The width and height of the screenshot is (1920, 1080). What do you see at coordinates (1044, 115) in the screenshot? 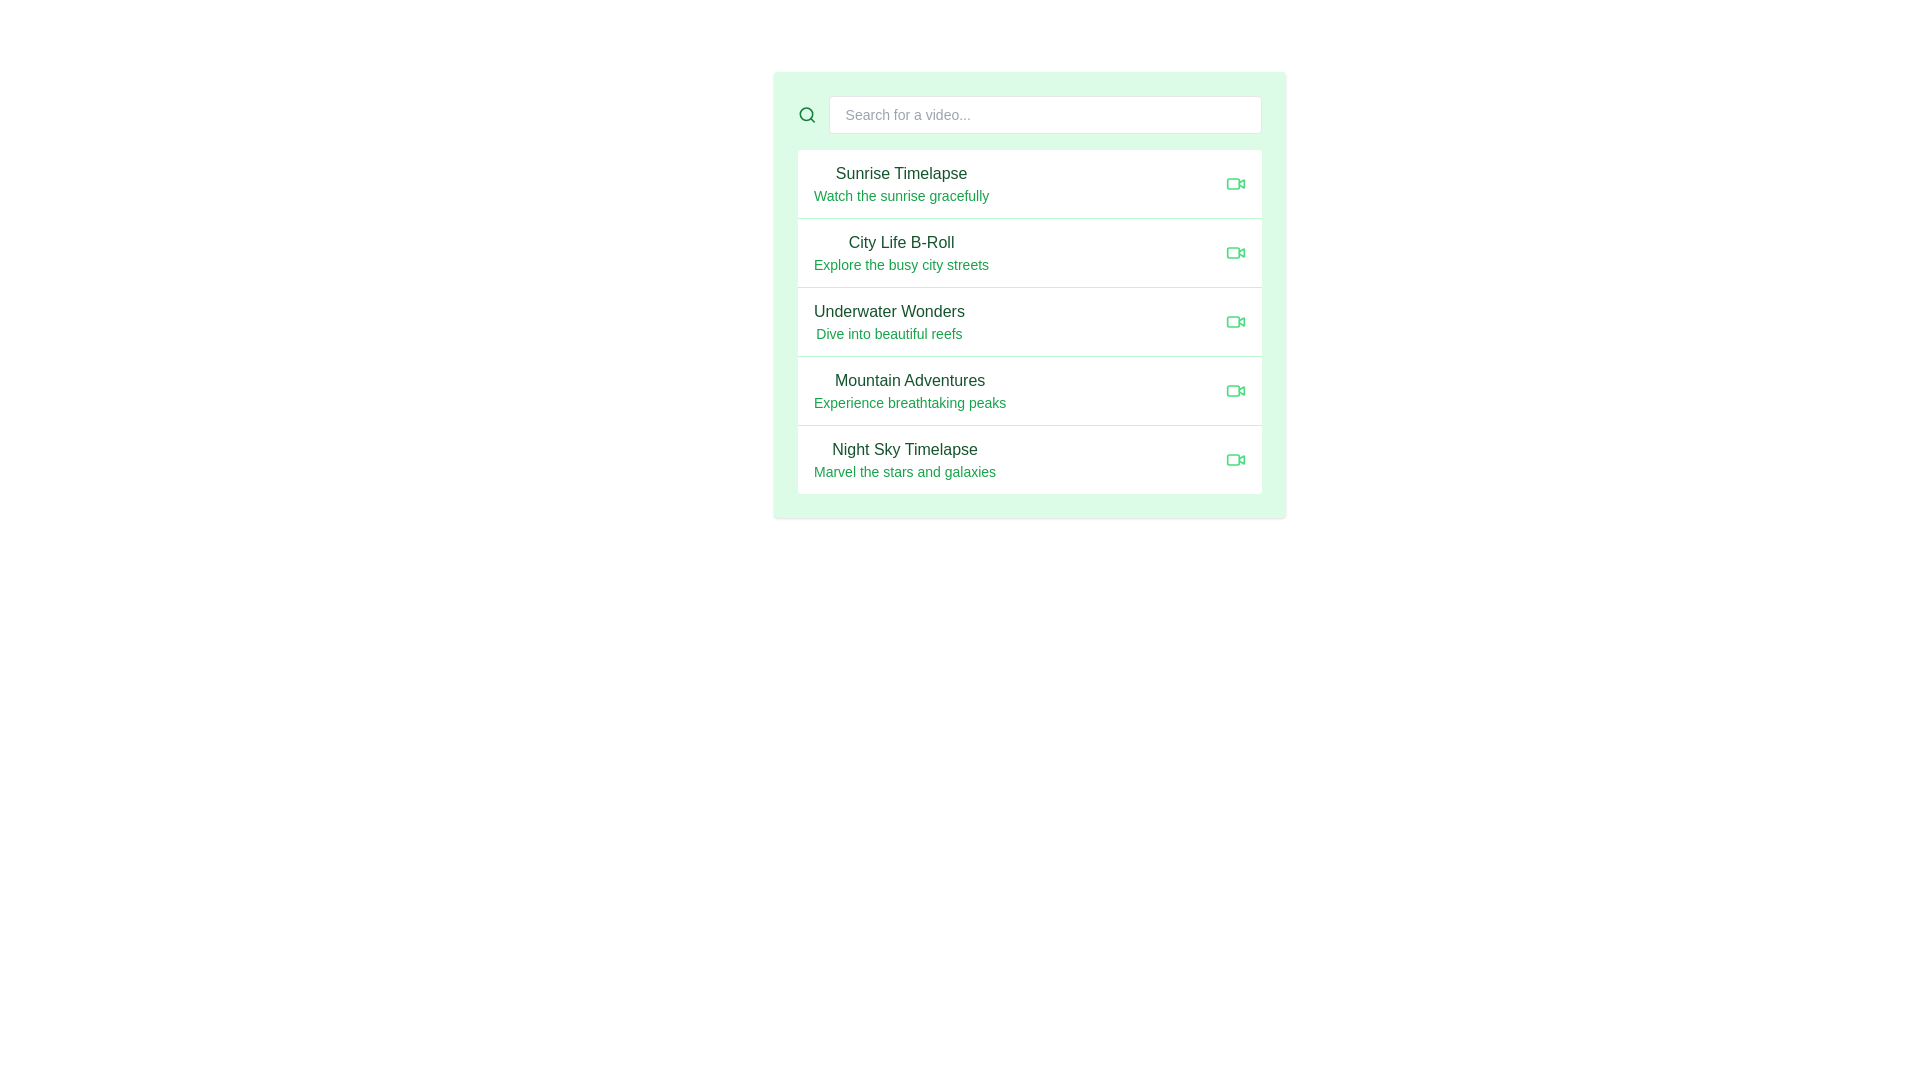
I see `the rectangular search bar with rounded corners and a light gray border to focus on it` at bounding box center [1044, 115].